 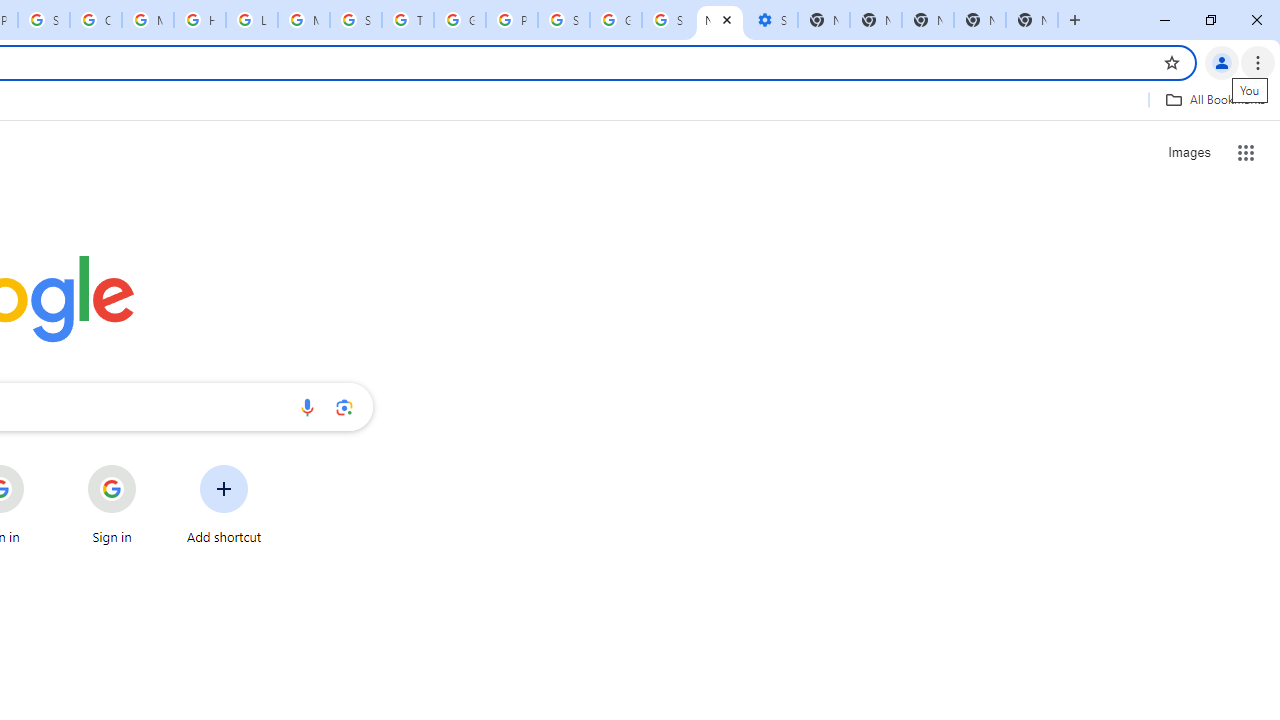 What do you see at coordinates (615, 20) in the screenshot?
I see `'Google Cybersecurity Innovations - Google Safety Center'` at bounding box center [615, 20].